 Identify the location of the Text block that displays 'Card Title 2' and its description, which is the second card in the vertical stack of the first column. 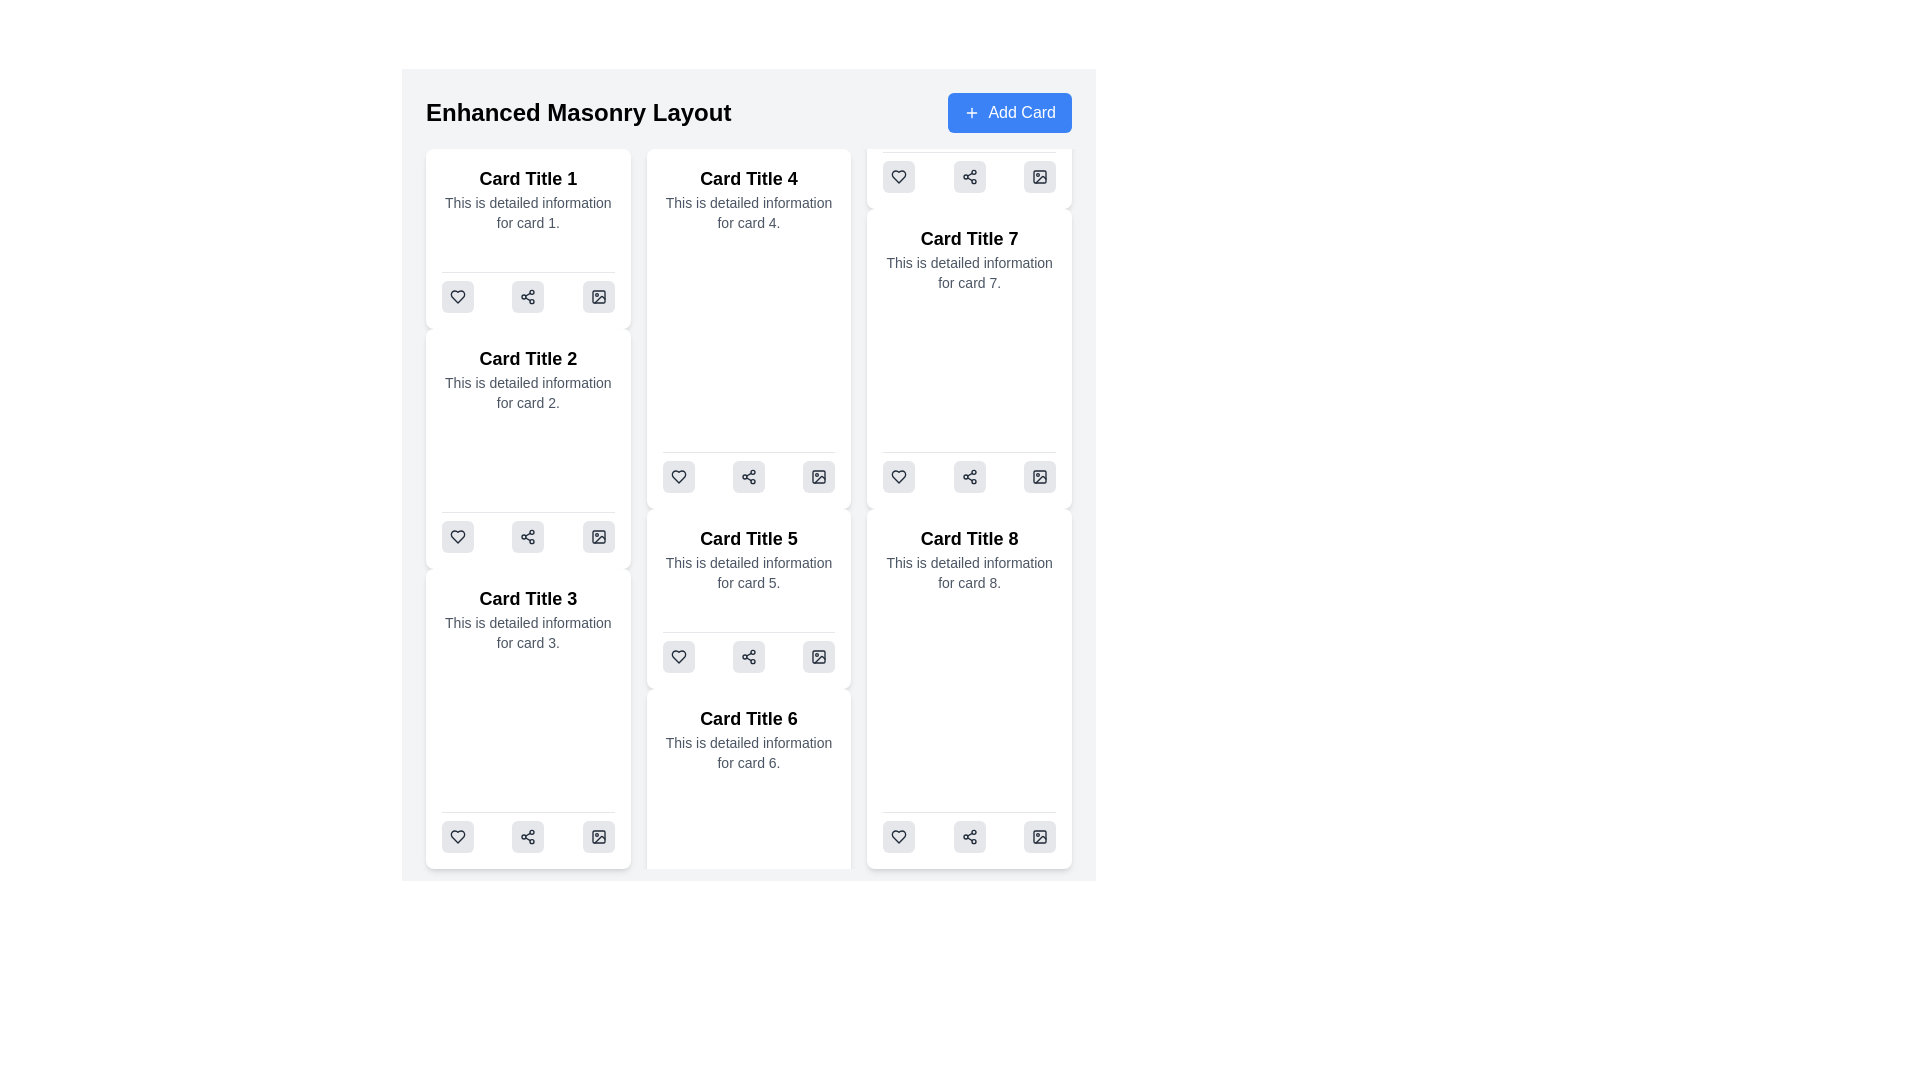
(528, 378).